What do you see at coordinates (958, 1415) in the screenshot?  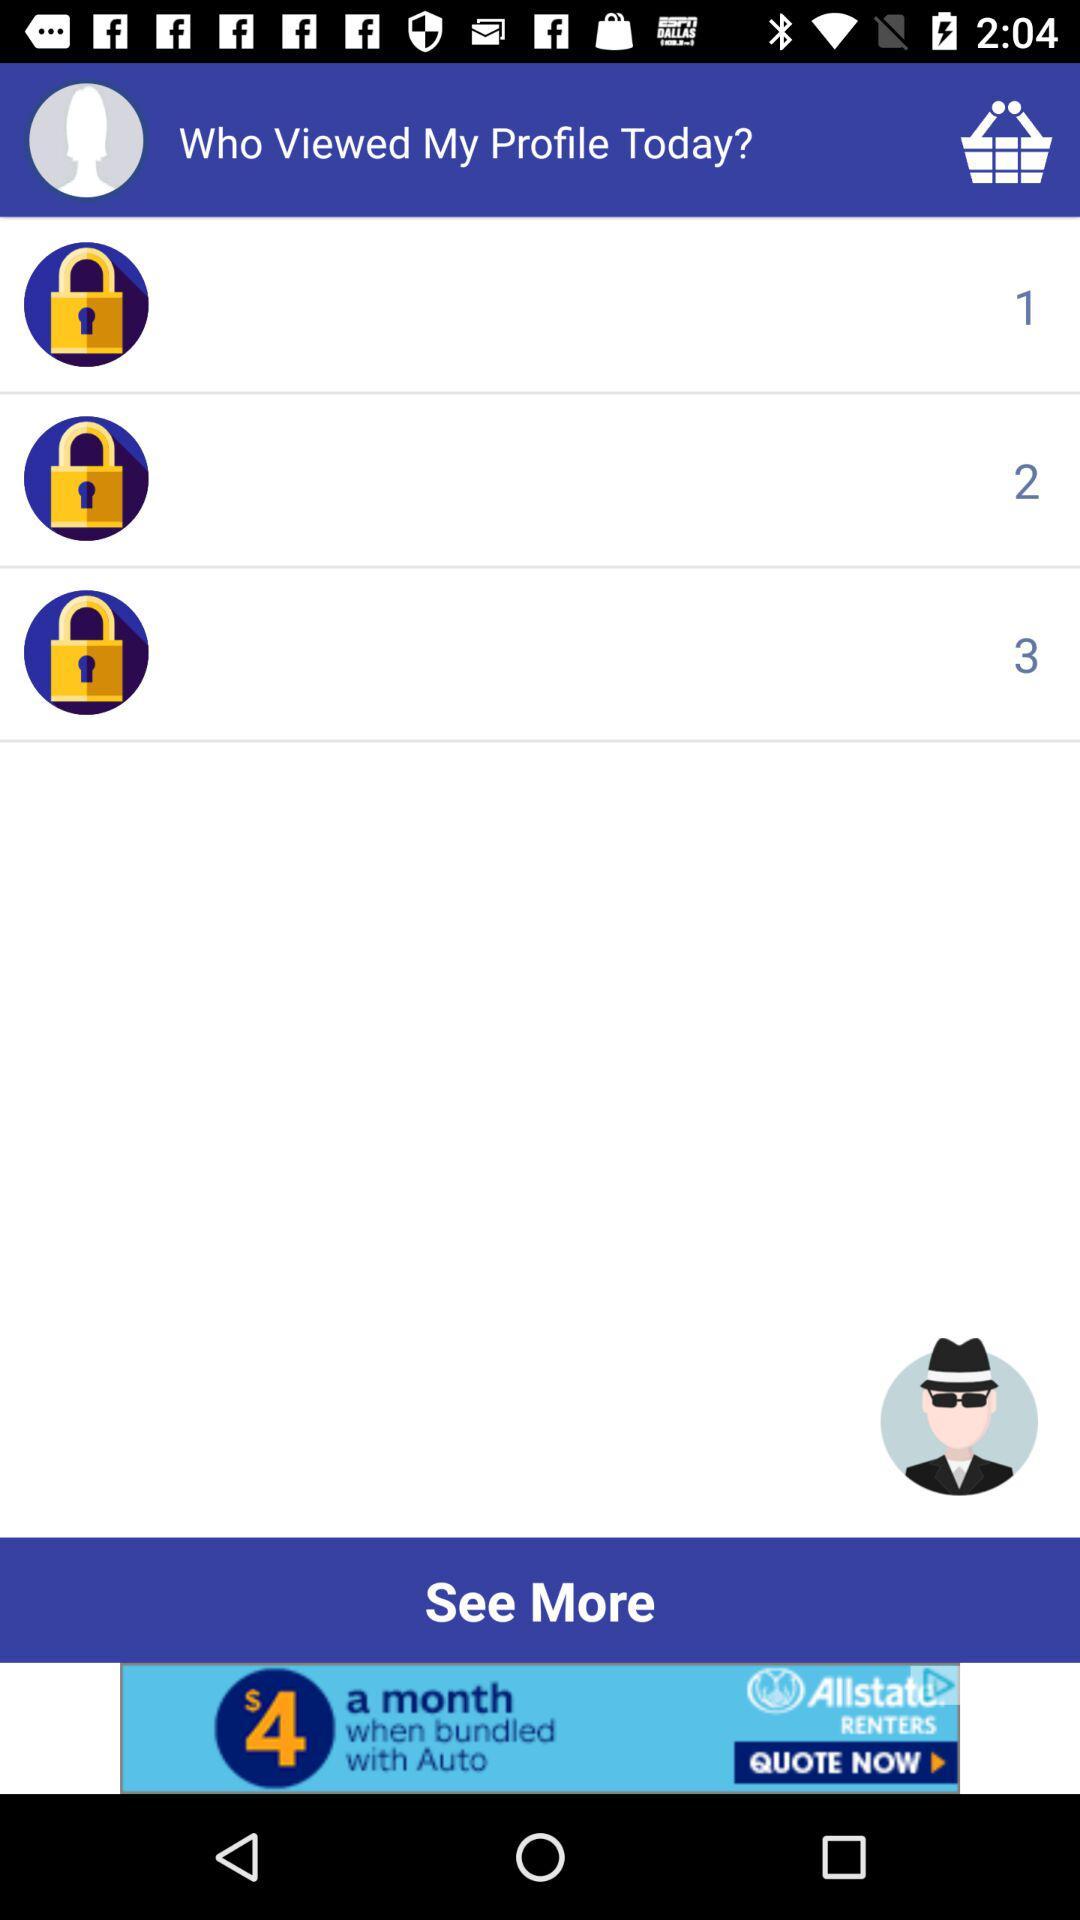 I see `the avatar icon` at bounding box center [958, 1415].